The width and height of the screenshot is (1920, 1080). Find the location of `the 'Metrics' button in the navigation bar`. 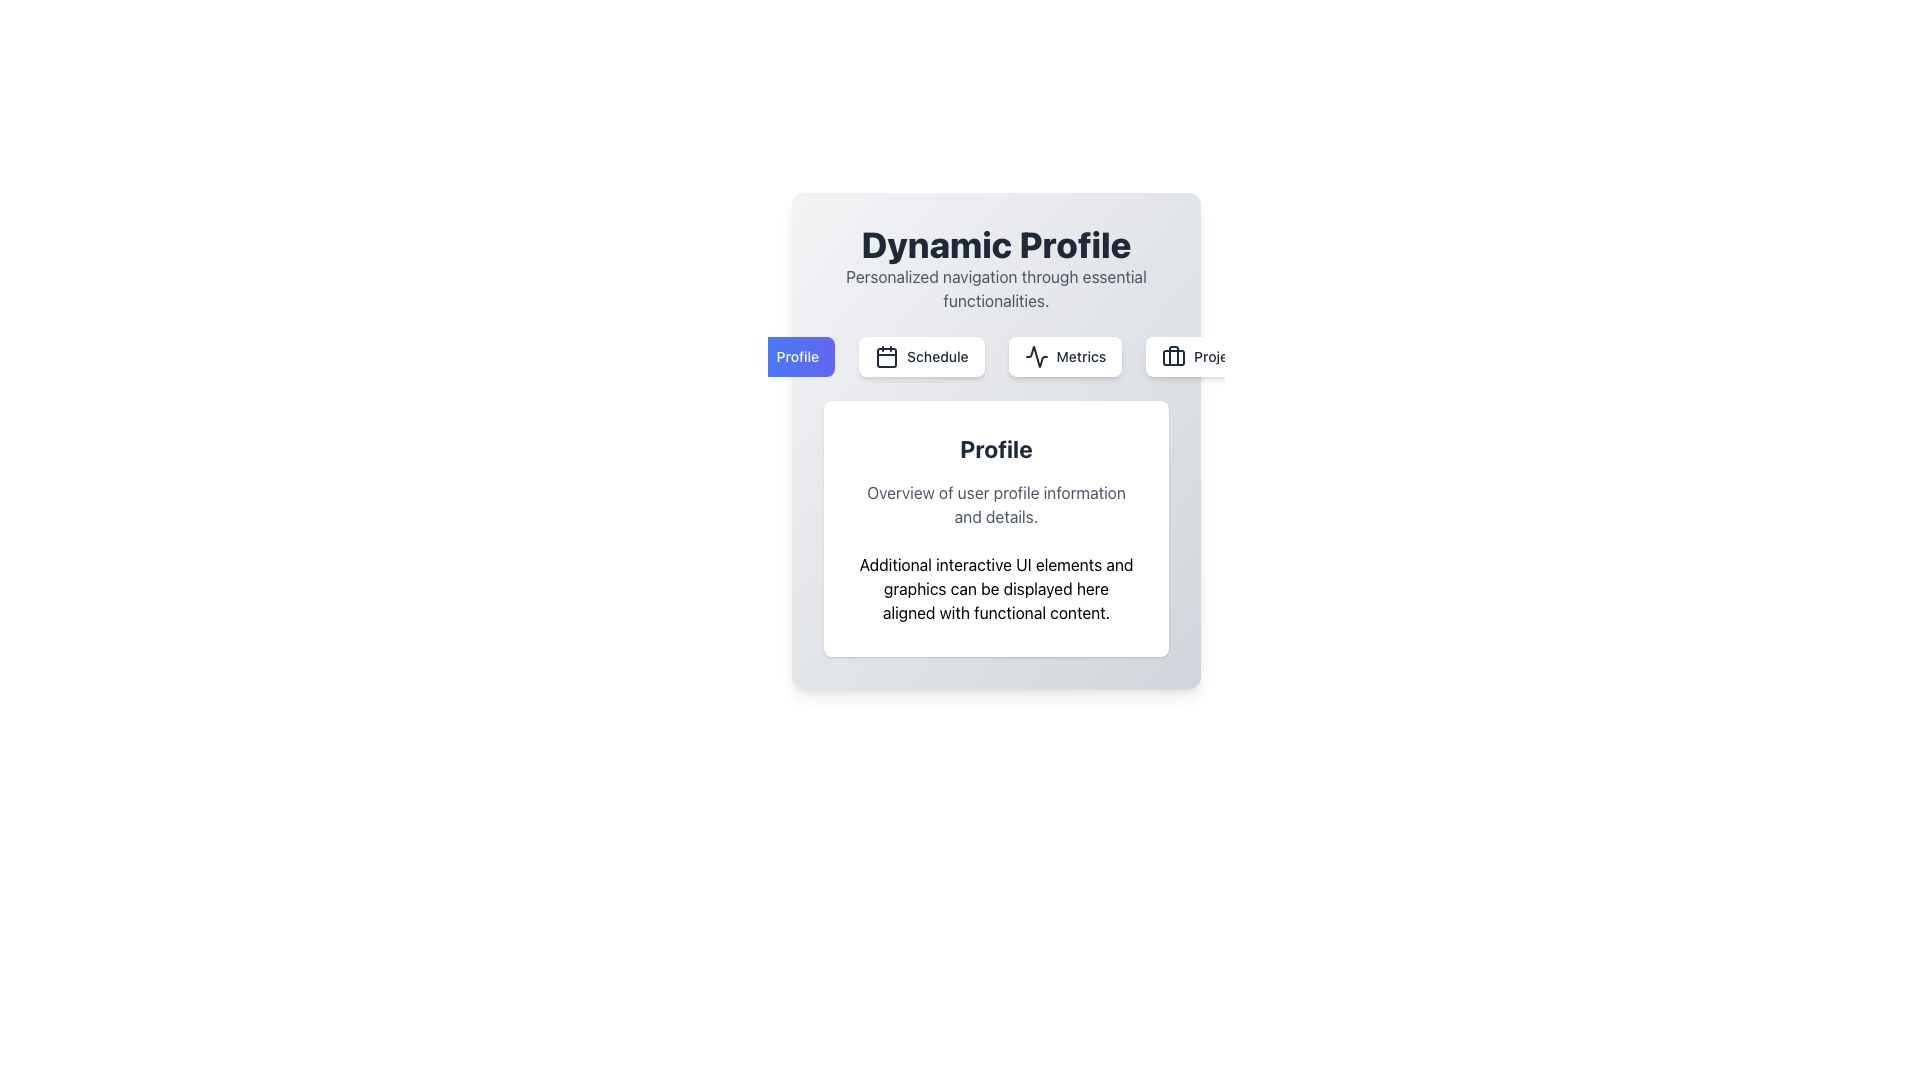

the 'Metrics' button in the navigation bar is located at coordinates (996, 356).